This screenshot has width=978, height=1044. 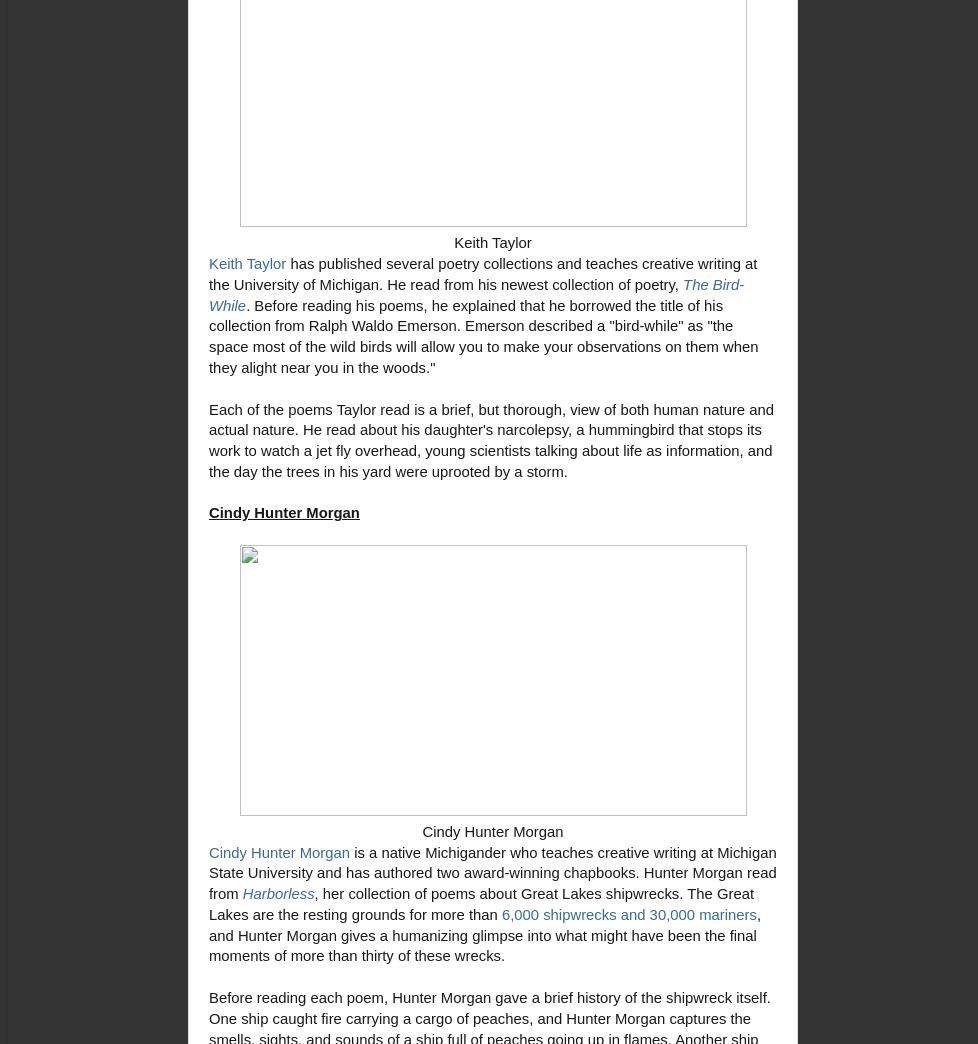 What do you see at coordinates (208, 934) in the screenshot?
I see `', and Hunter Morgan gives a humanizing glimpse into what might have been the final moments of more than thirty of these wrecks.'` at bounding box center [208, 934].